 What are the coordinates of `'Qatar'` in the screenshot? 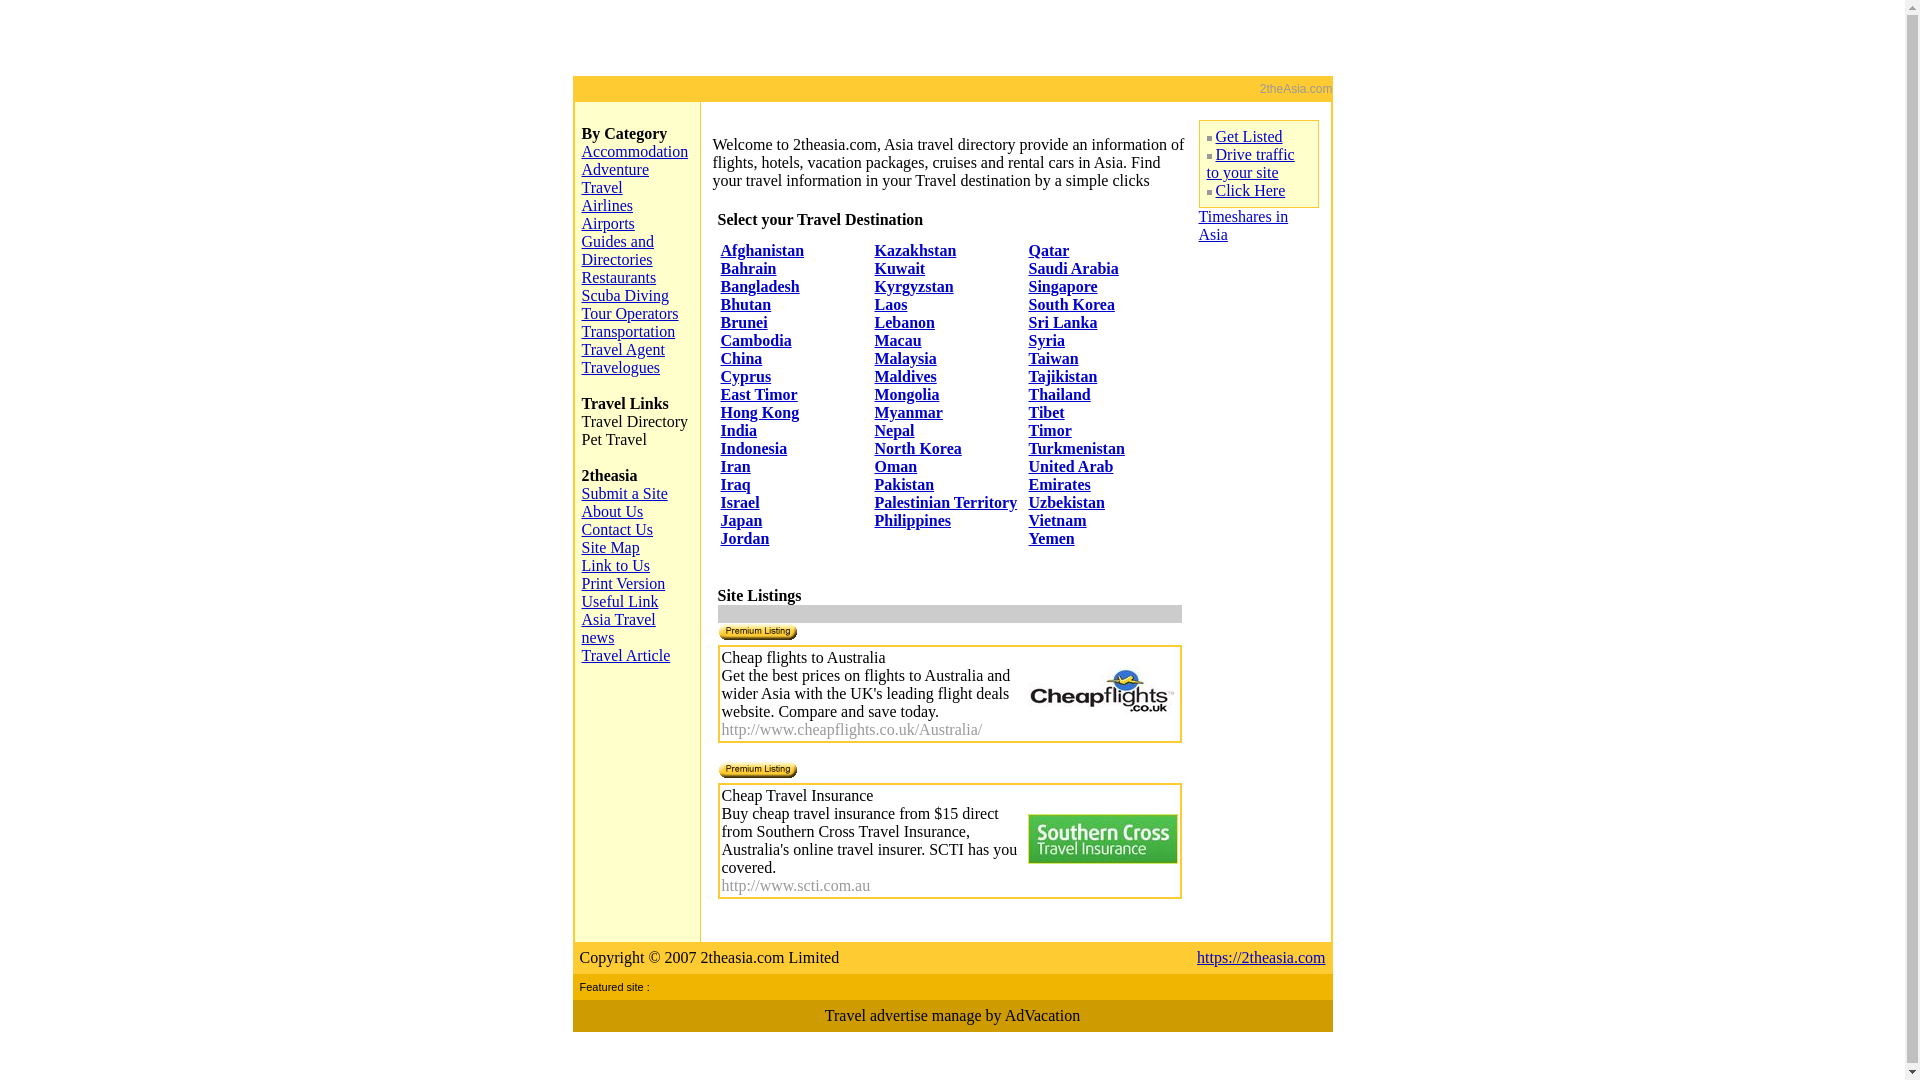 It's located at (1027, 249).